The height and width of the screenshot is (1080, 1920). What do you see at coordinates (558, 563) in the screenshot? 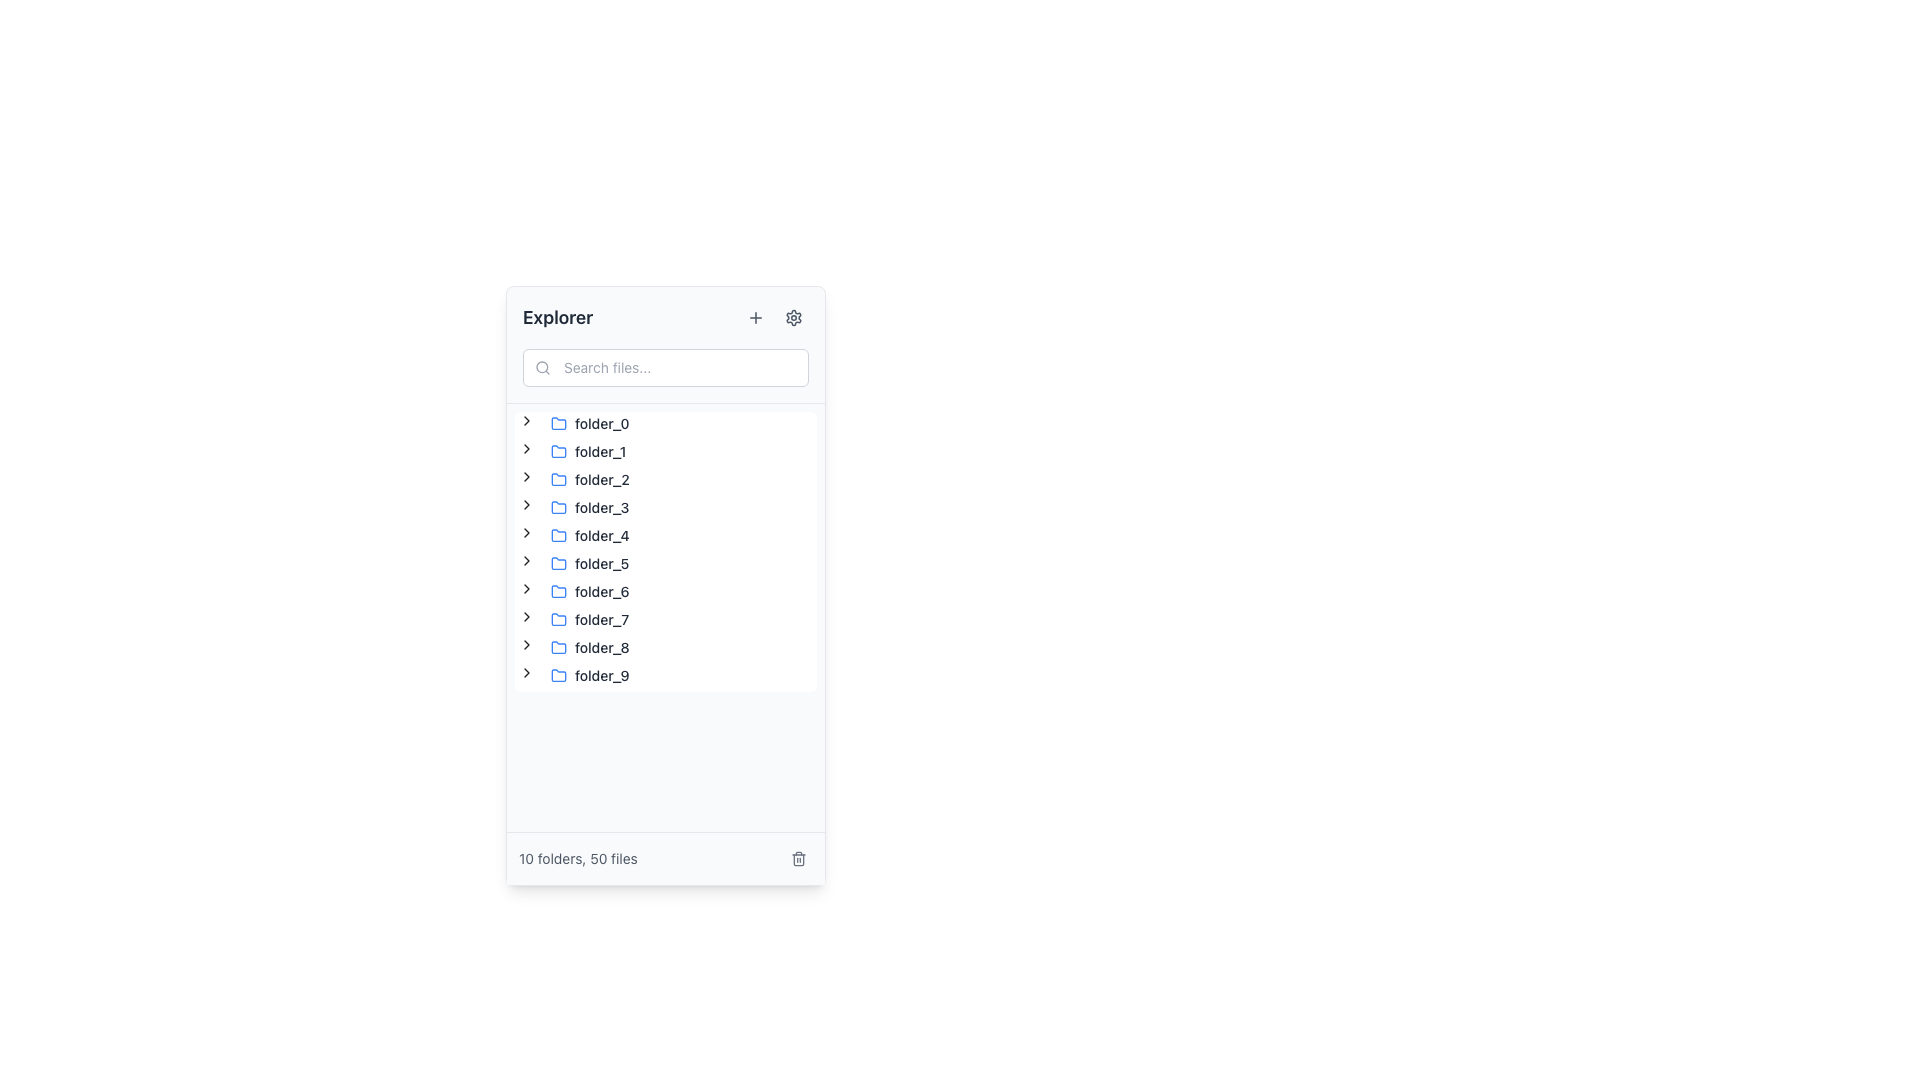
I see `the folder icon representing 'folder_5'` at bounding box center [558, 563].